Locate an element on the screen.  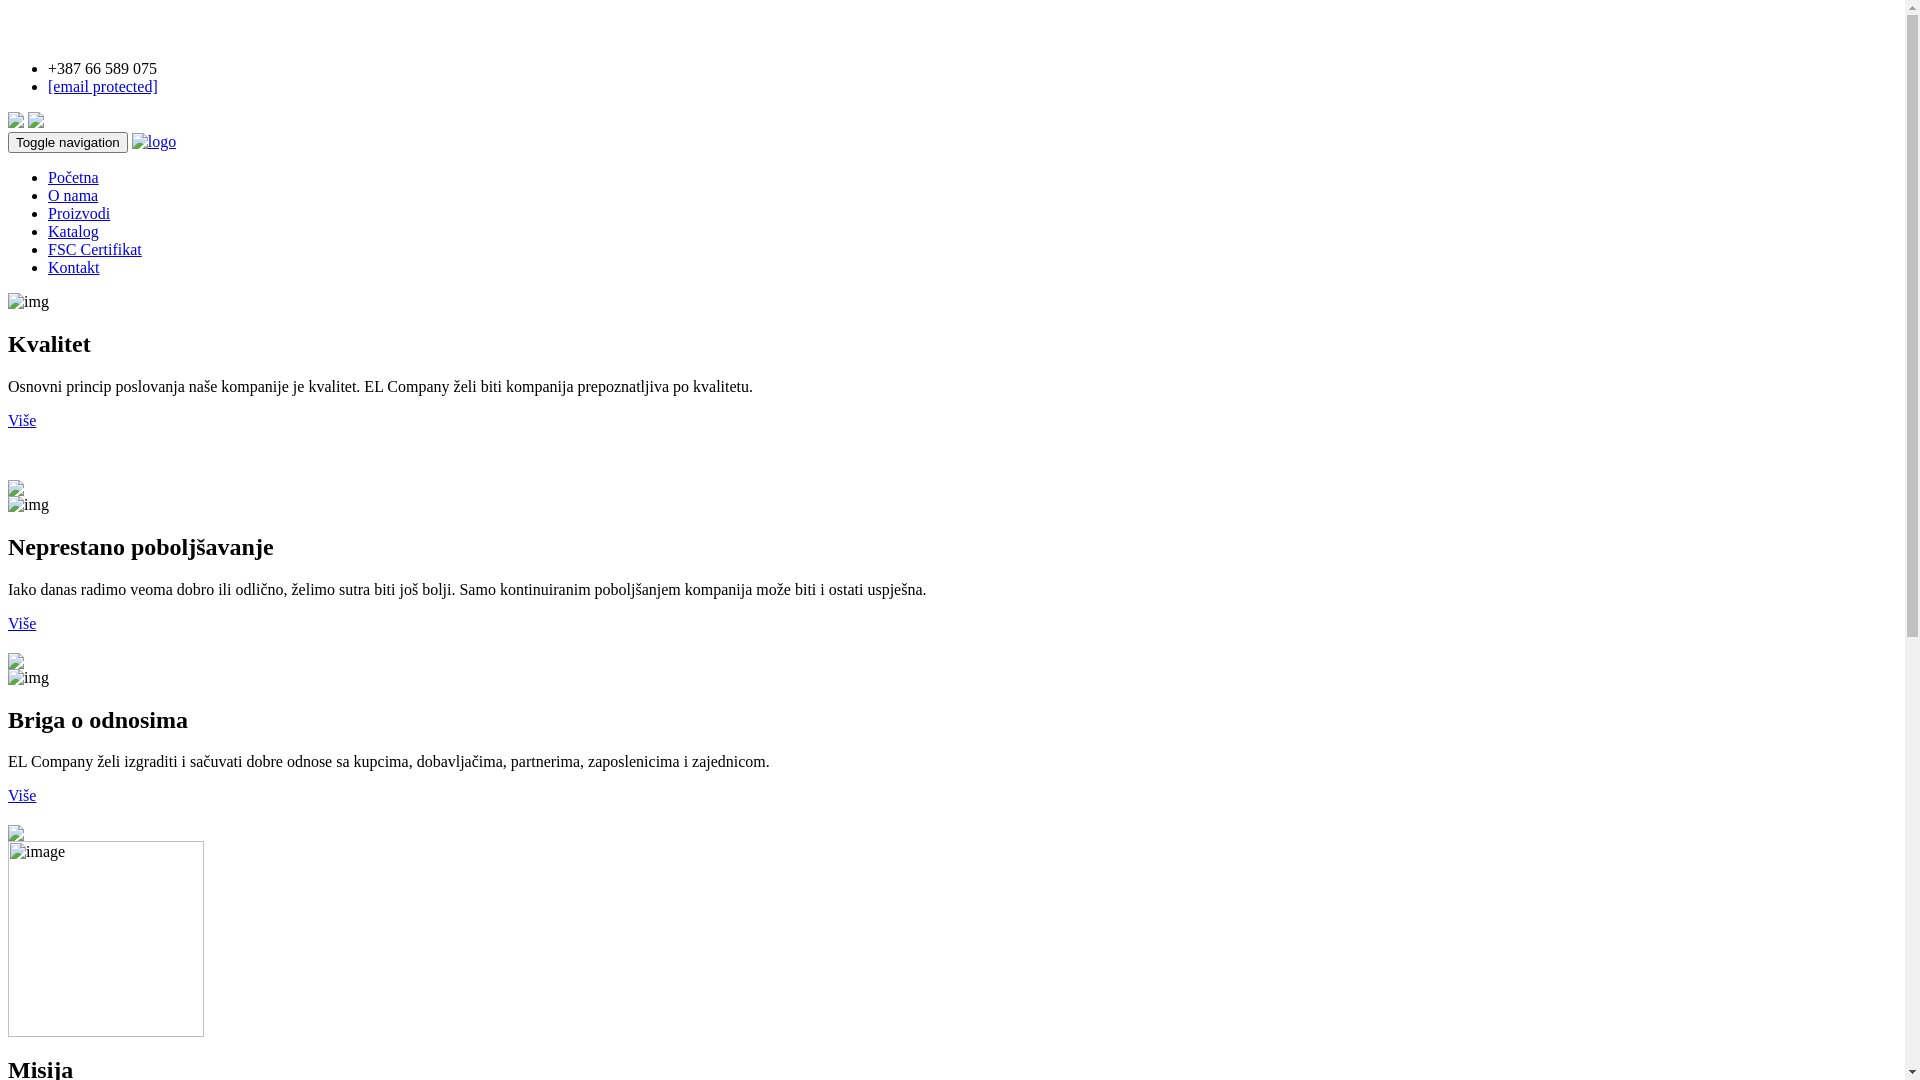
'Toggle navigation' is located at coordinates (67, 141).